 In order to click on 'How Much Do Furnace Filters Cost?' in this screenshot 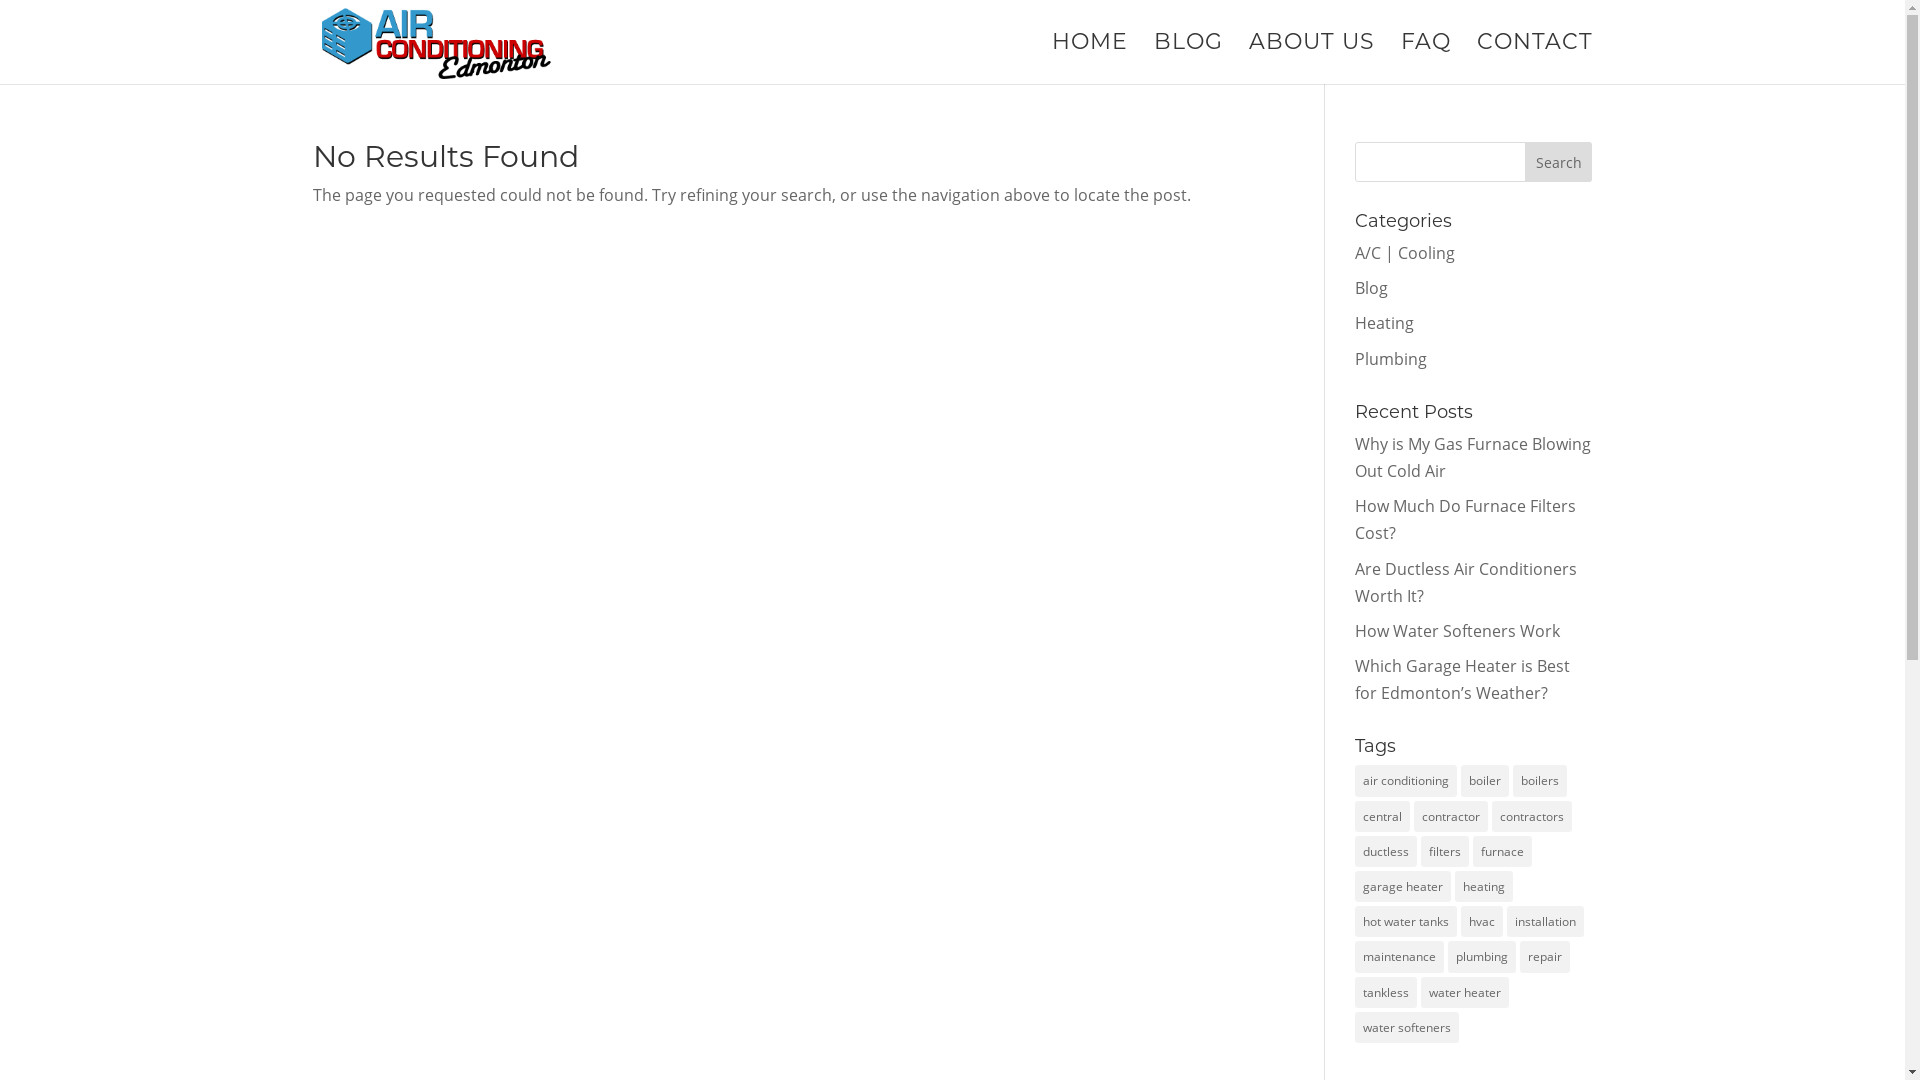, I will do `click(1465, 518)`.